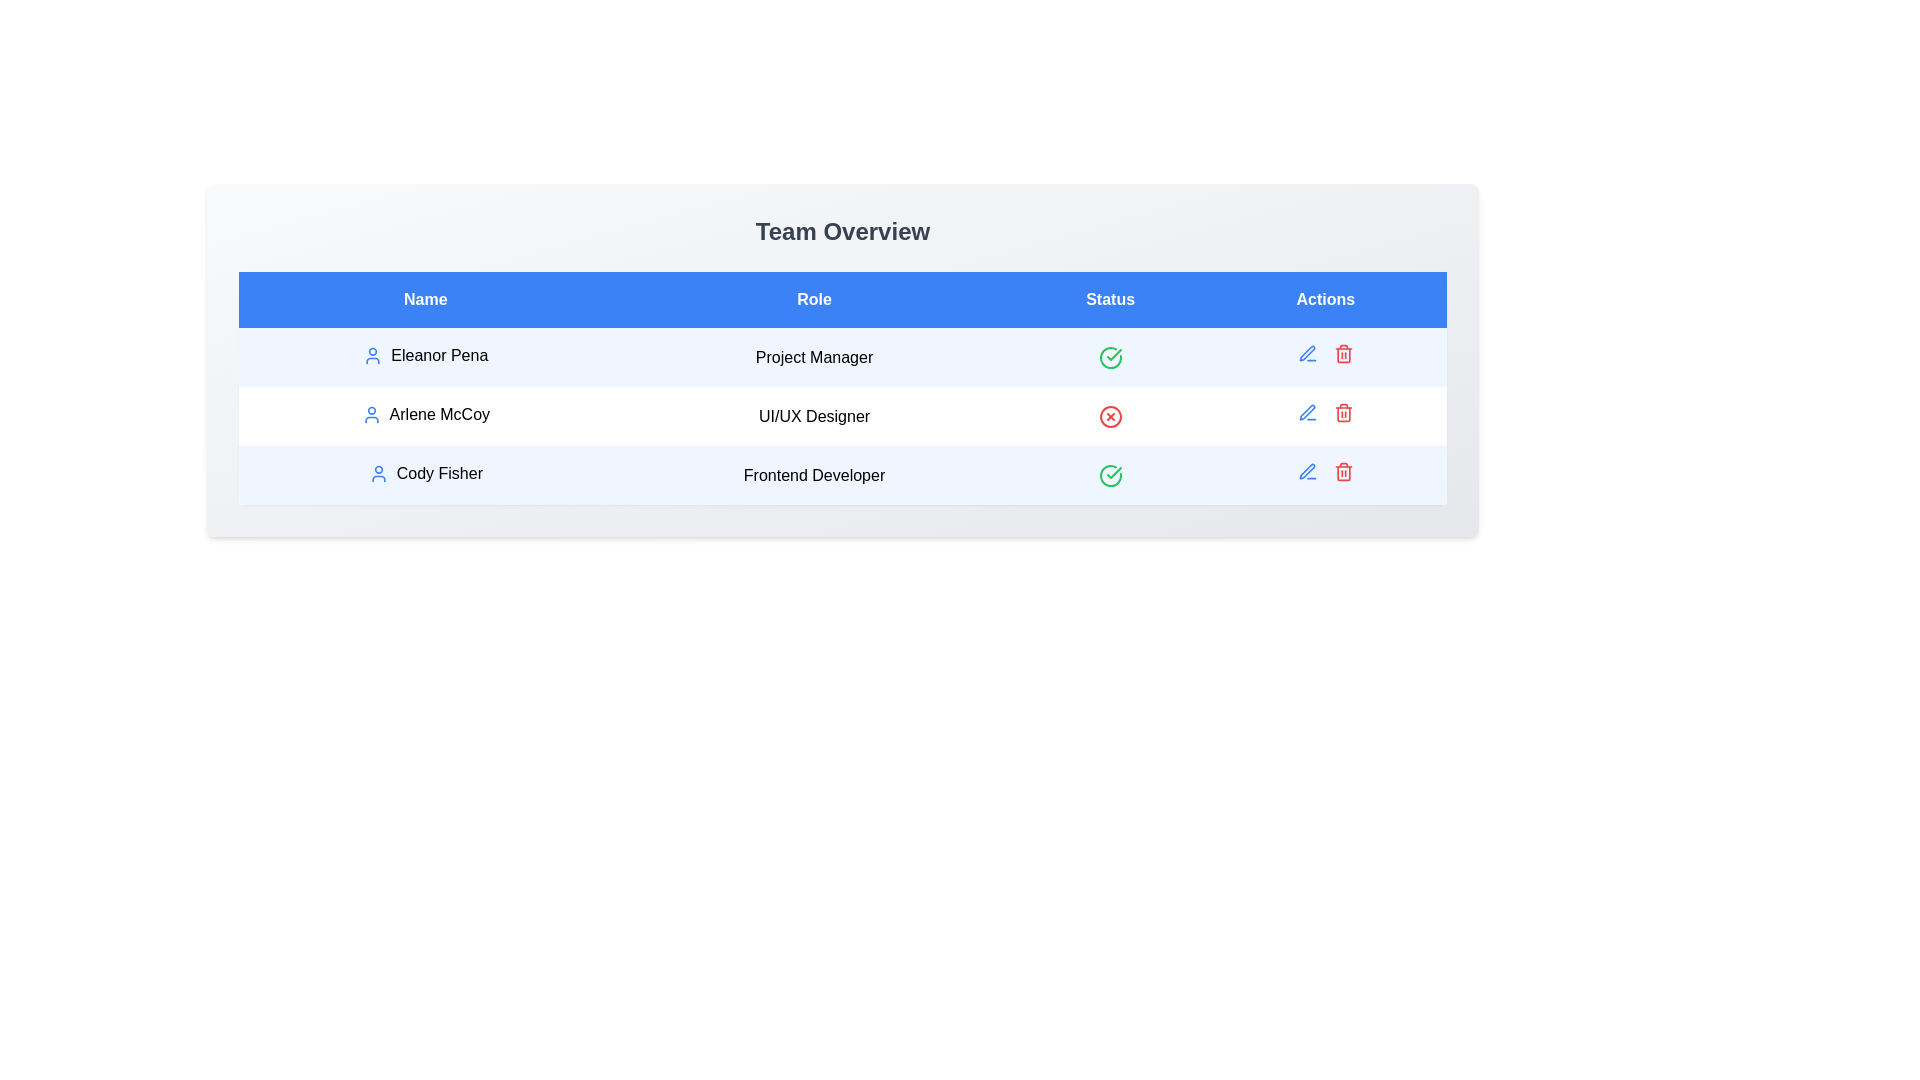 The width and height of the screenshot is (1920, 1080). What do you see at coordinates (424, 414) in the screenshot?
I see `the text label 'Arlene McCoy' which includes a user silhouette icon to its left, located in the second row of the table under the 'Name' column` at bounding box center [424, 414].